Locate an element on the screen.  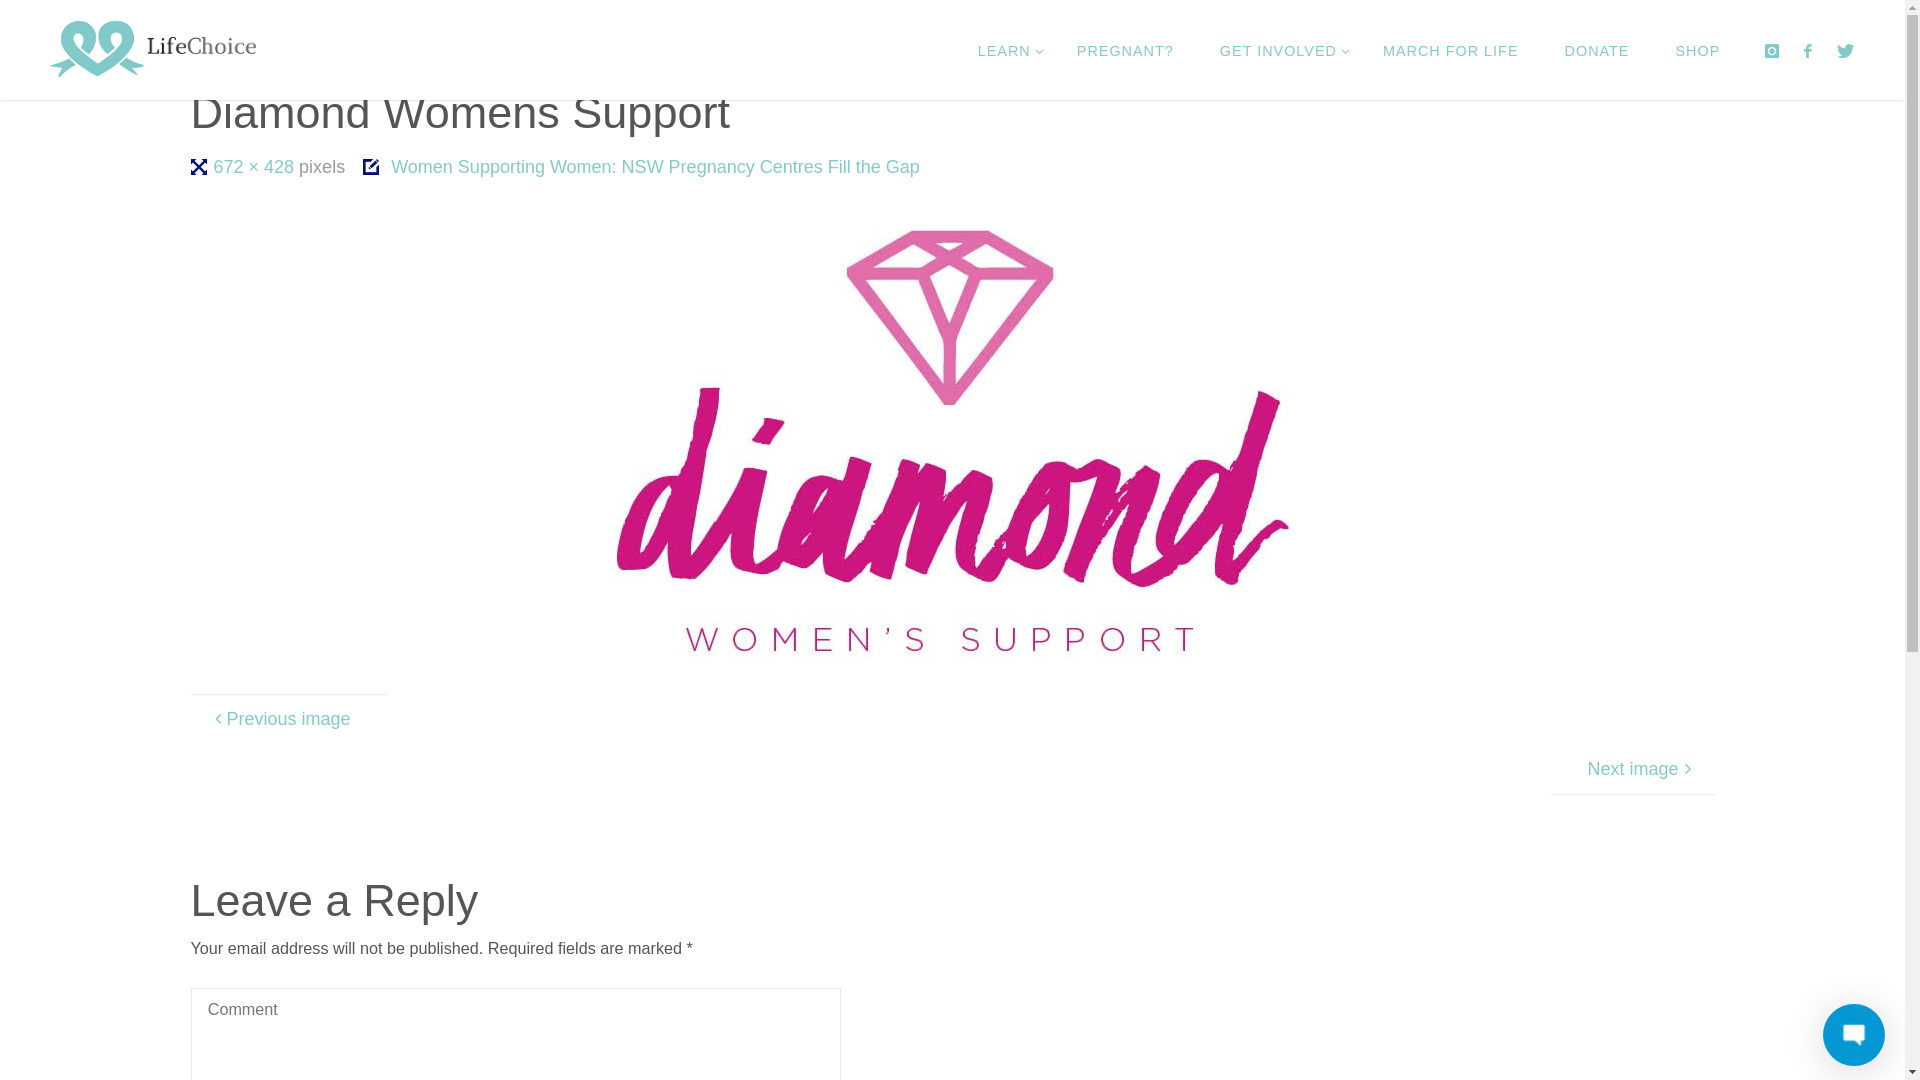
'Next image' is located at coordinates (1632, 767).